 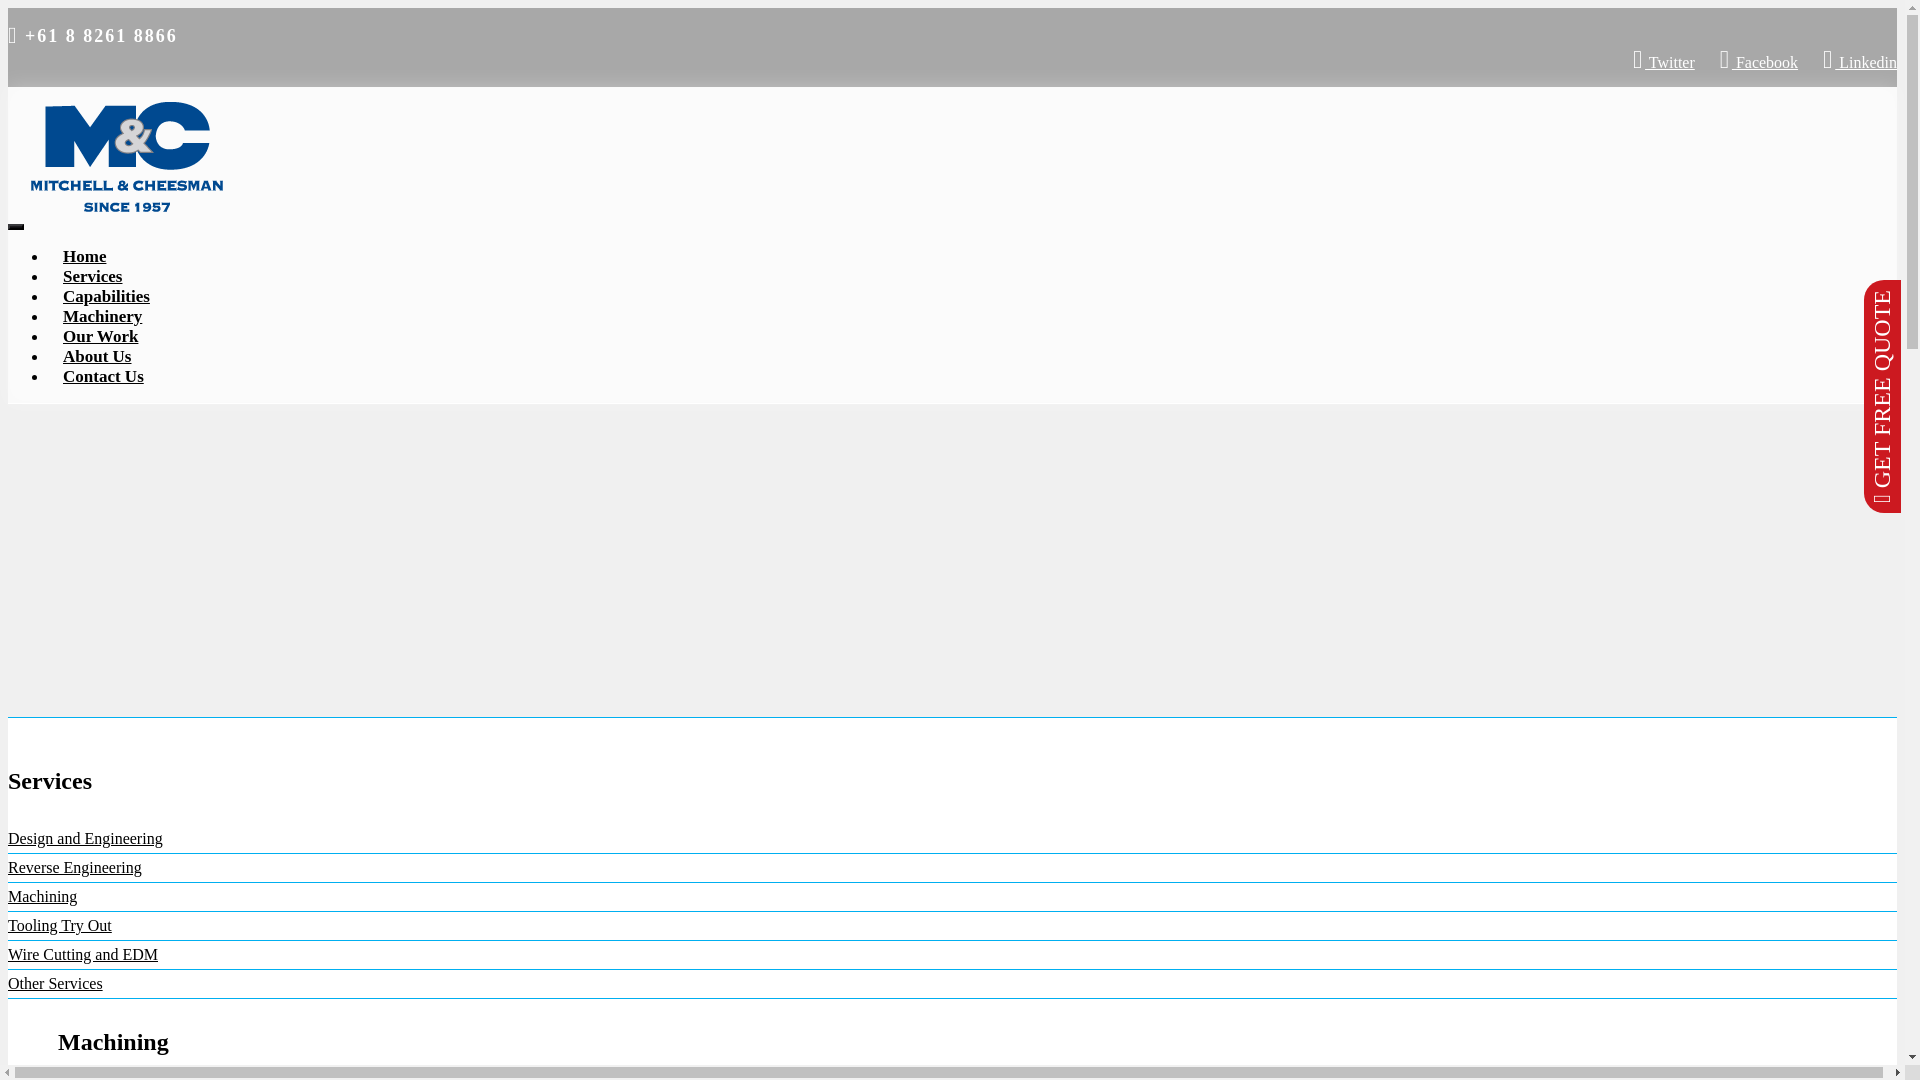 I want to click on 'Reverse Engineering', so click(x=8, y=866).